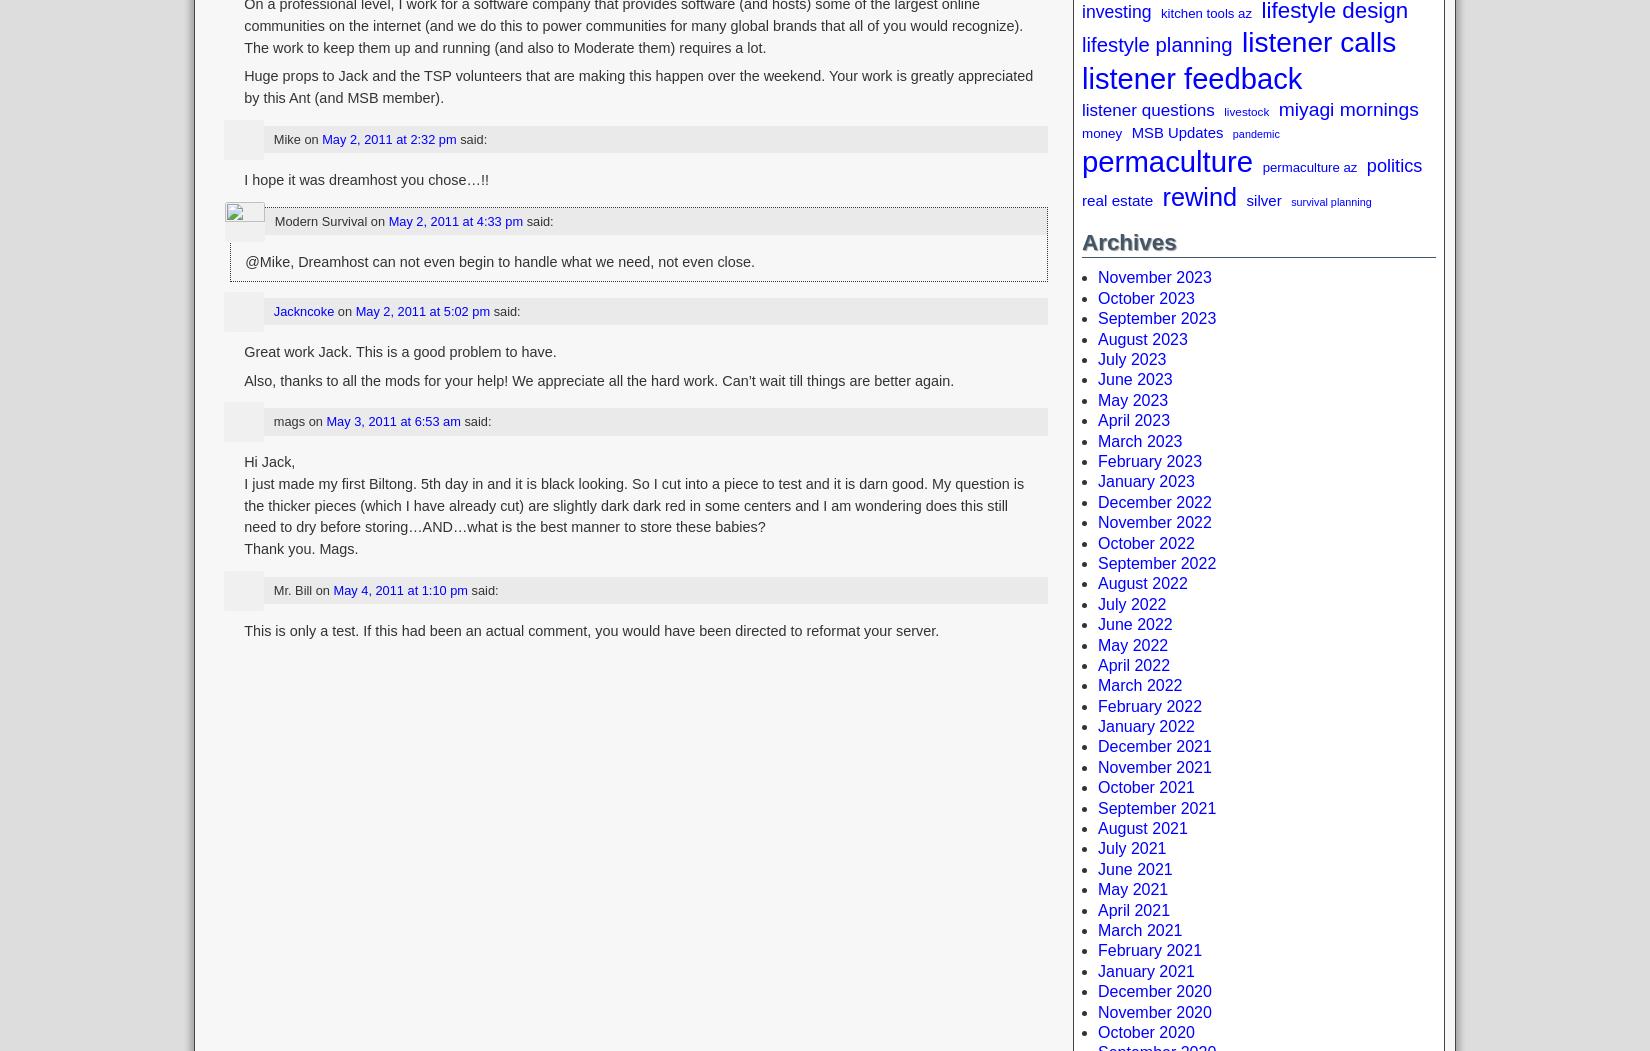 This screenshot has width=1650, height=1051. What do you see at coordinates (1135, 378) in the screenshot?
I see `'June 2023'` at bounding box center [1135, 378].